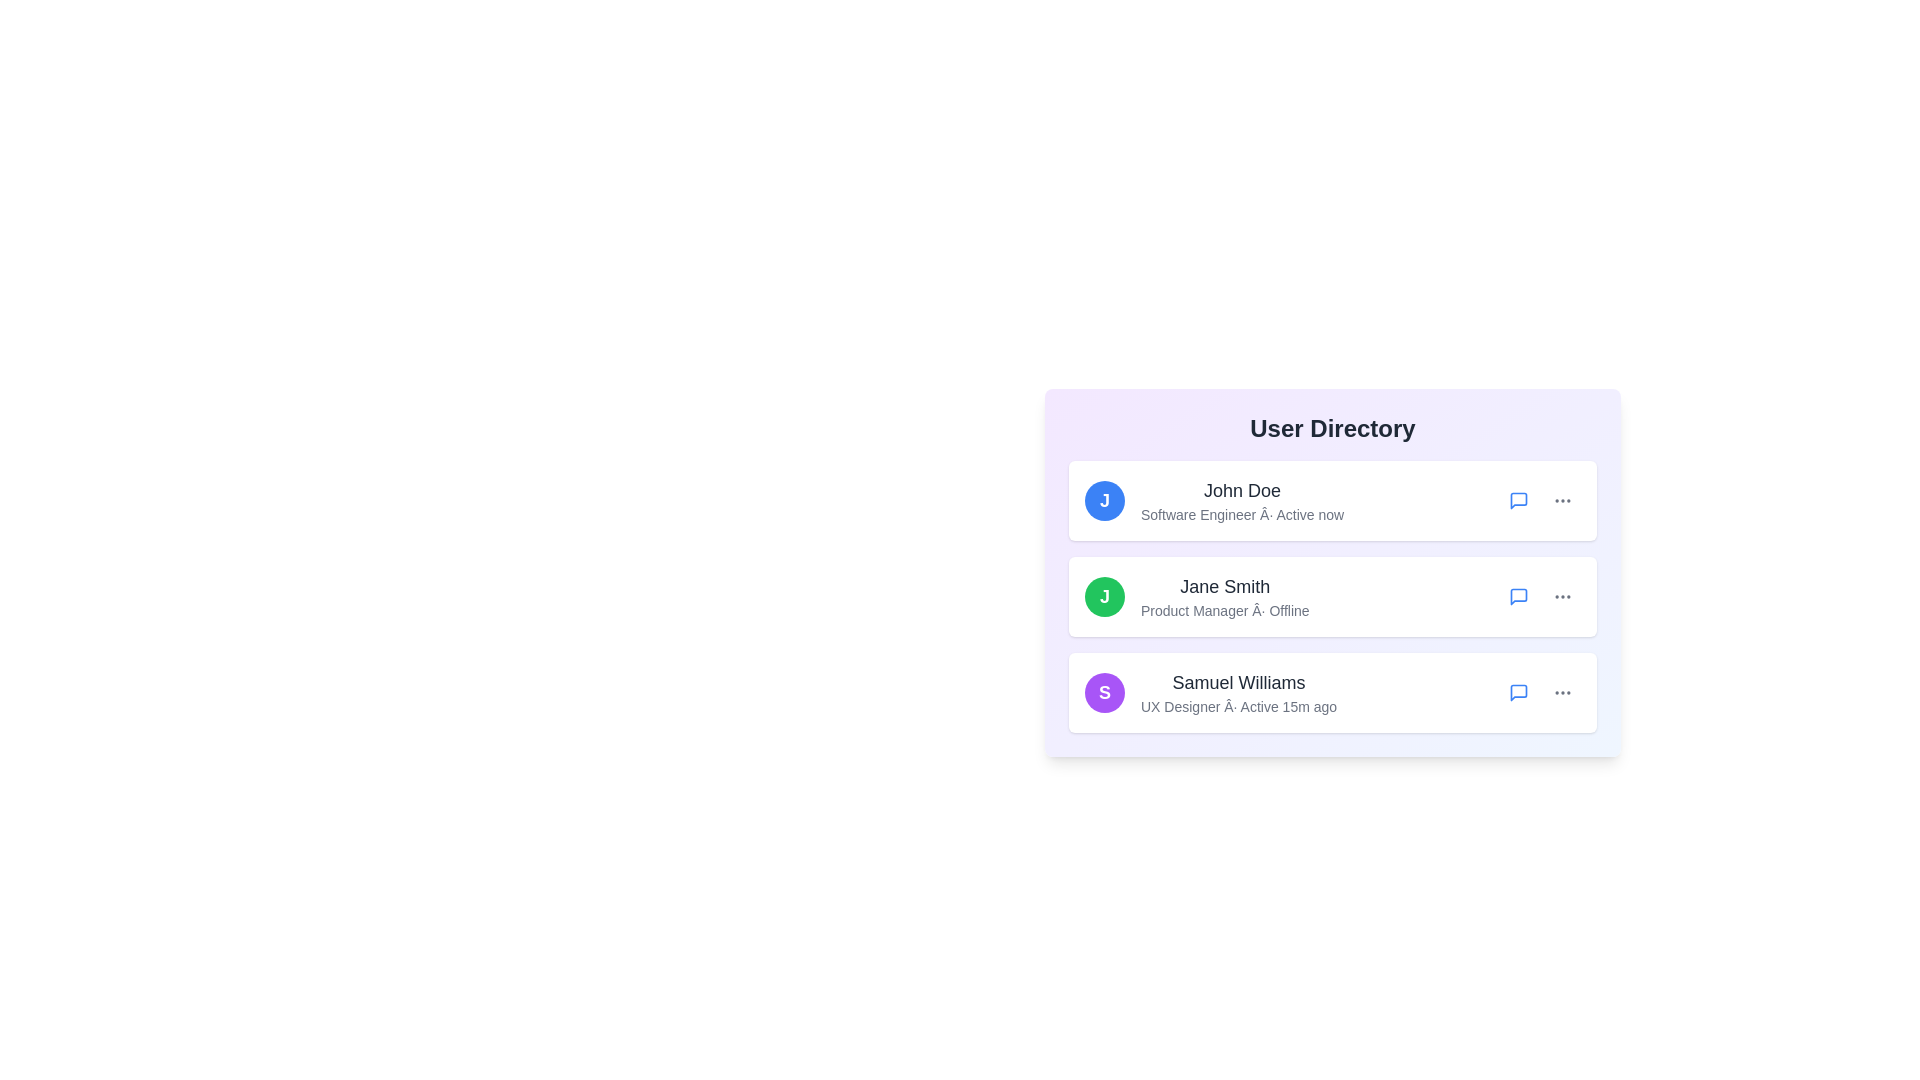  What do you see at coordinates (1103, 596) in the screenshot?
I see `the avatar of Jane Smith` at bounding box center [1103, 596].